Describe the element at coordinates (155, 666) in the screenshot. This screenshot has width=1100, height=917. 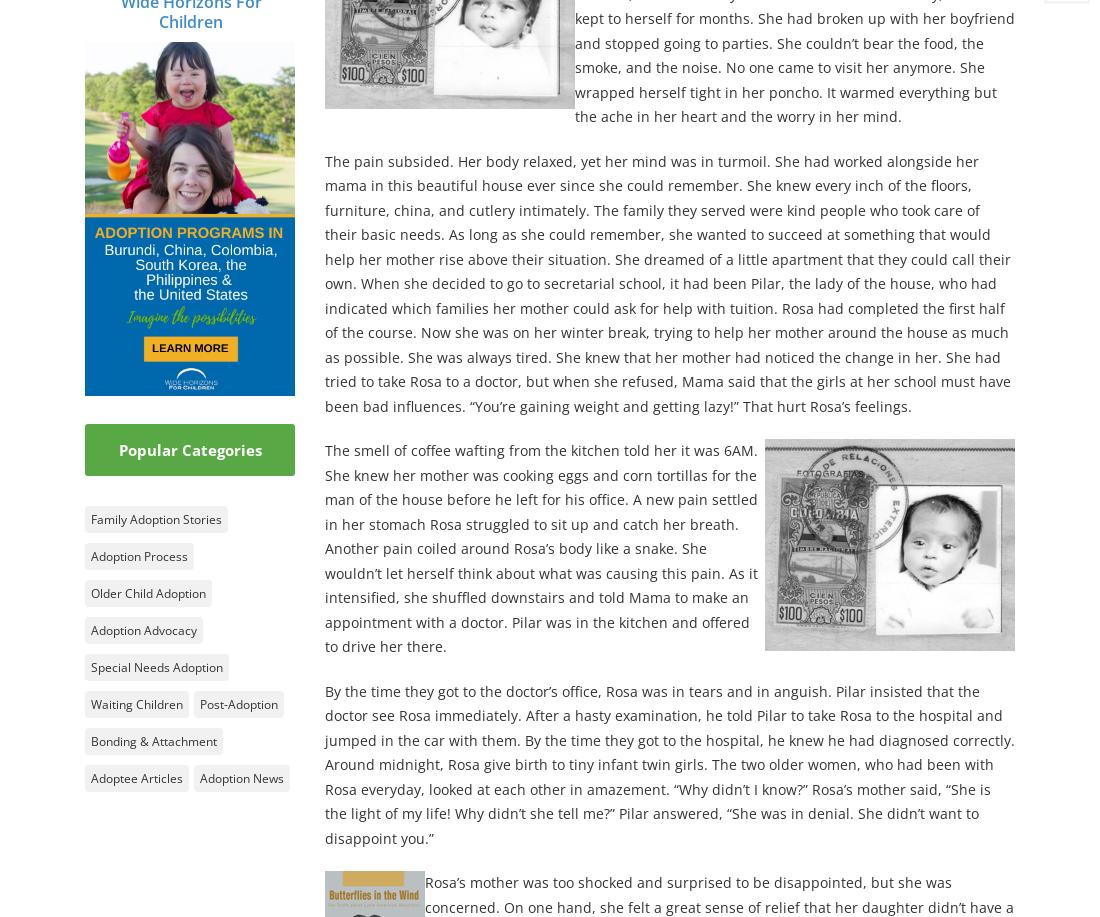
I see `'Special Needs Adoption'` at that location.